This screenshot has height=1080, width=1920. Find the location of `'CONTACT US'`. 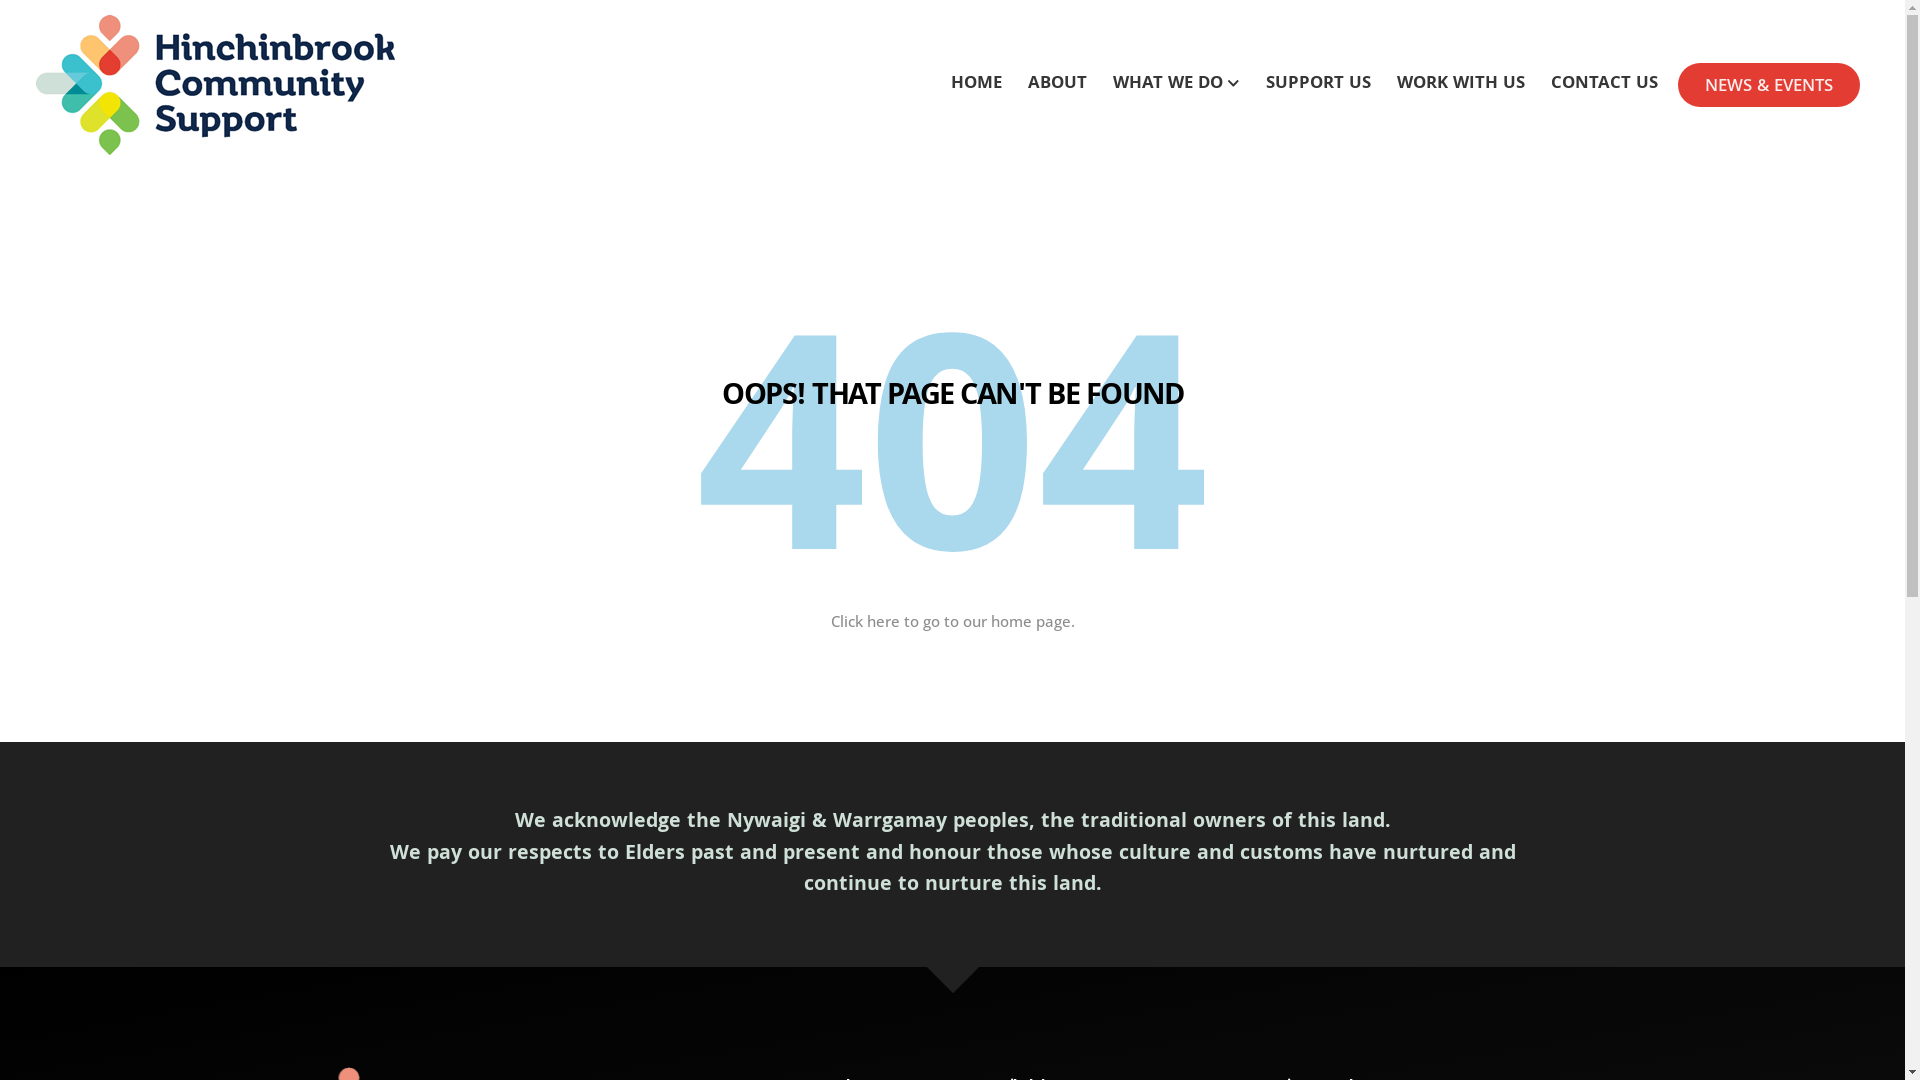

'CONTACT US' is located at coordinates (1604, 84).